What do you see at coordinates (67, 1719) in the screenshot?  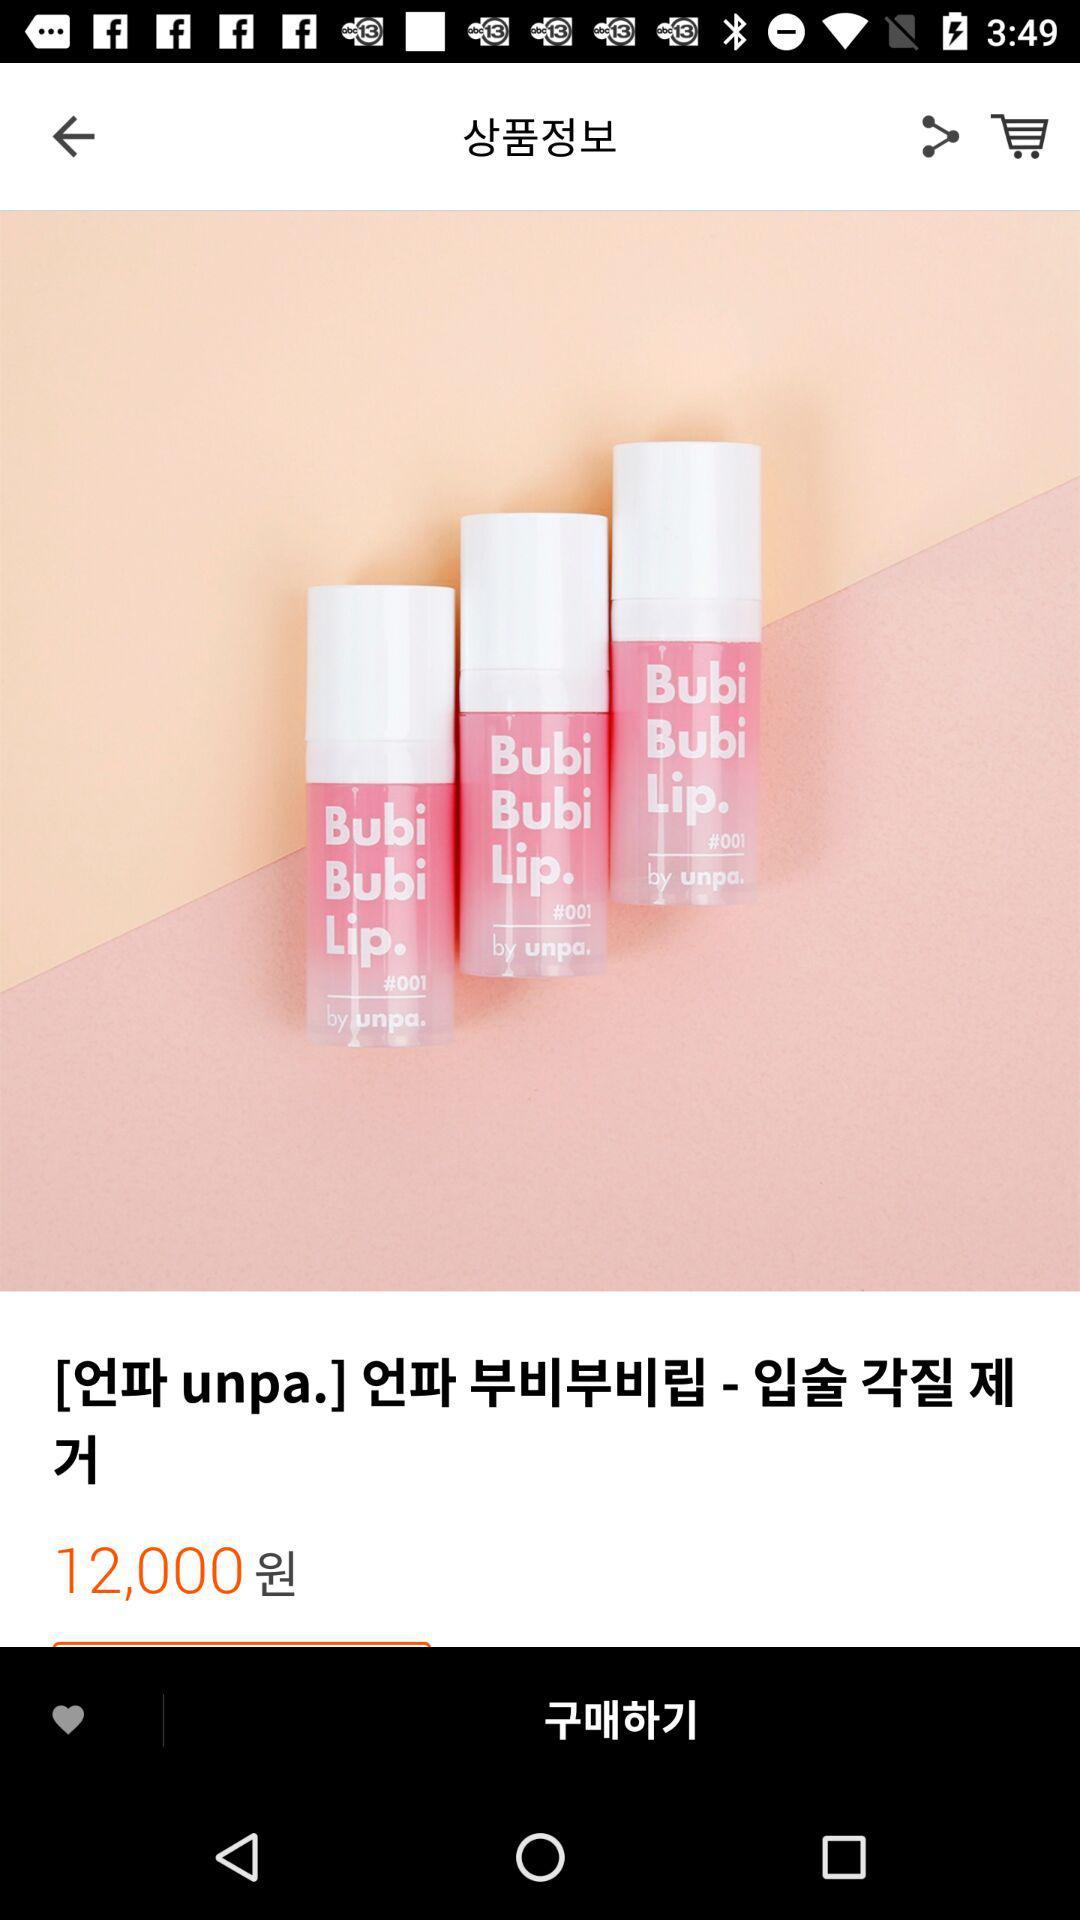 I see `the favorite icon` at bounding box center [67, 1719].